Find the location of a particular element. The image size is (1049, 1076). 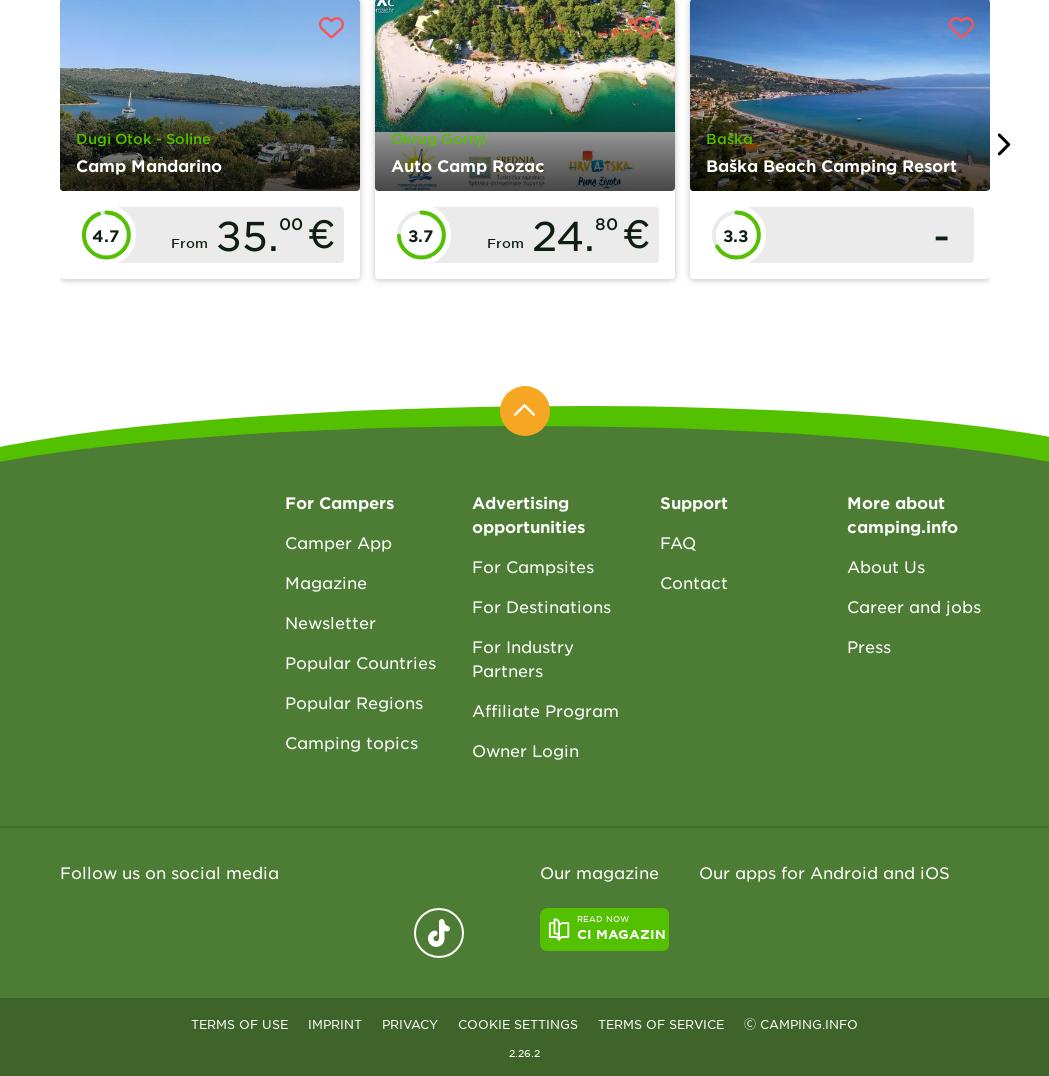

'Cookie settings' is located at coordinates (516, 1023).